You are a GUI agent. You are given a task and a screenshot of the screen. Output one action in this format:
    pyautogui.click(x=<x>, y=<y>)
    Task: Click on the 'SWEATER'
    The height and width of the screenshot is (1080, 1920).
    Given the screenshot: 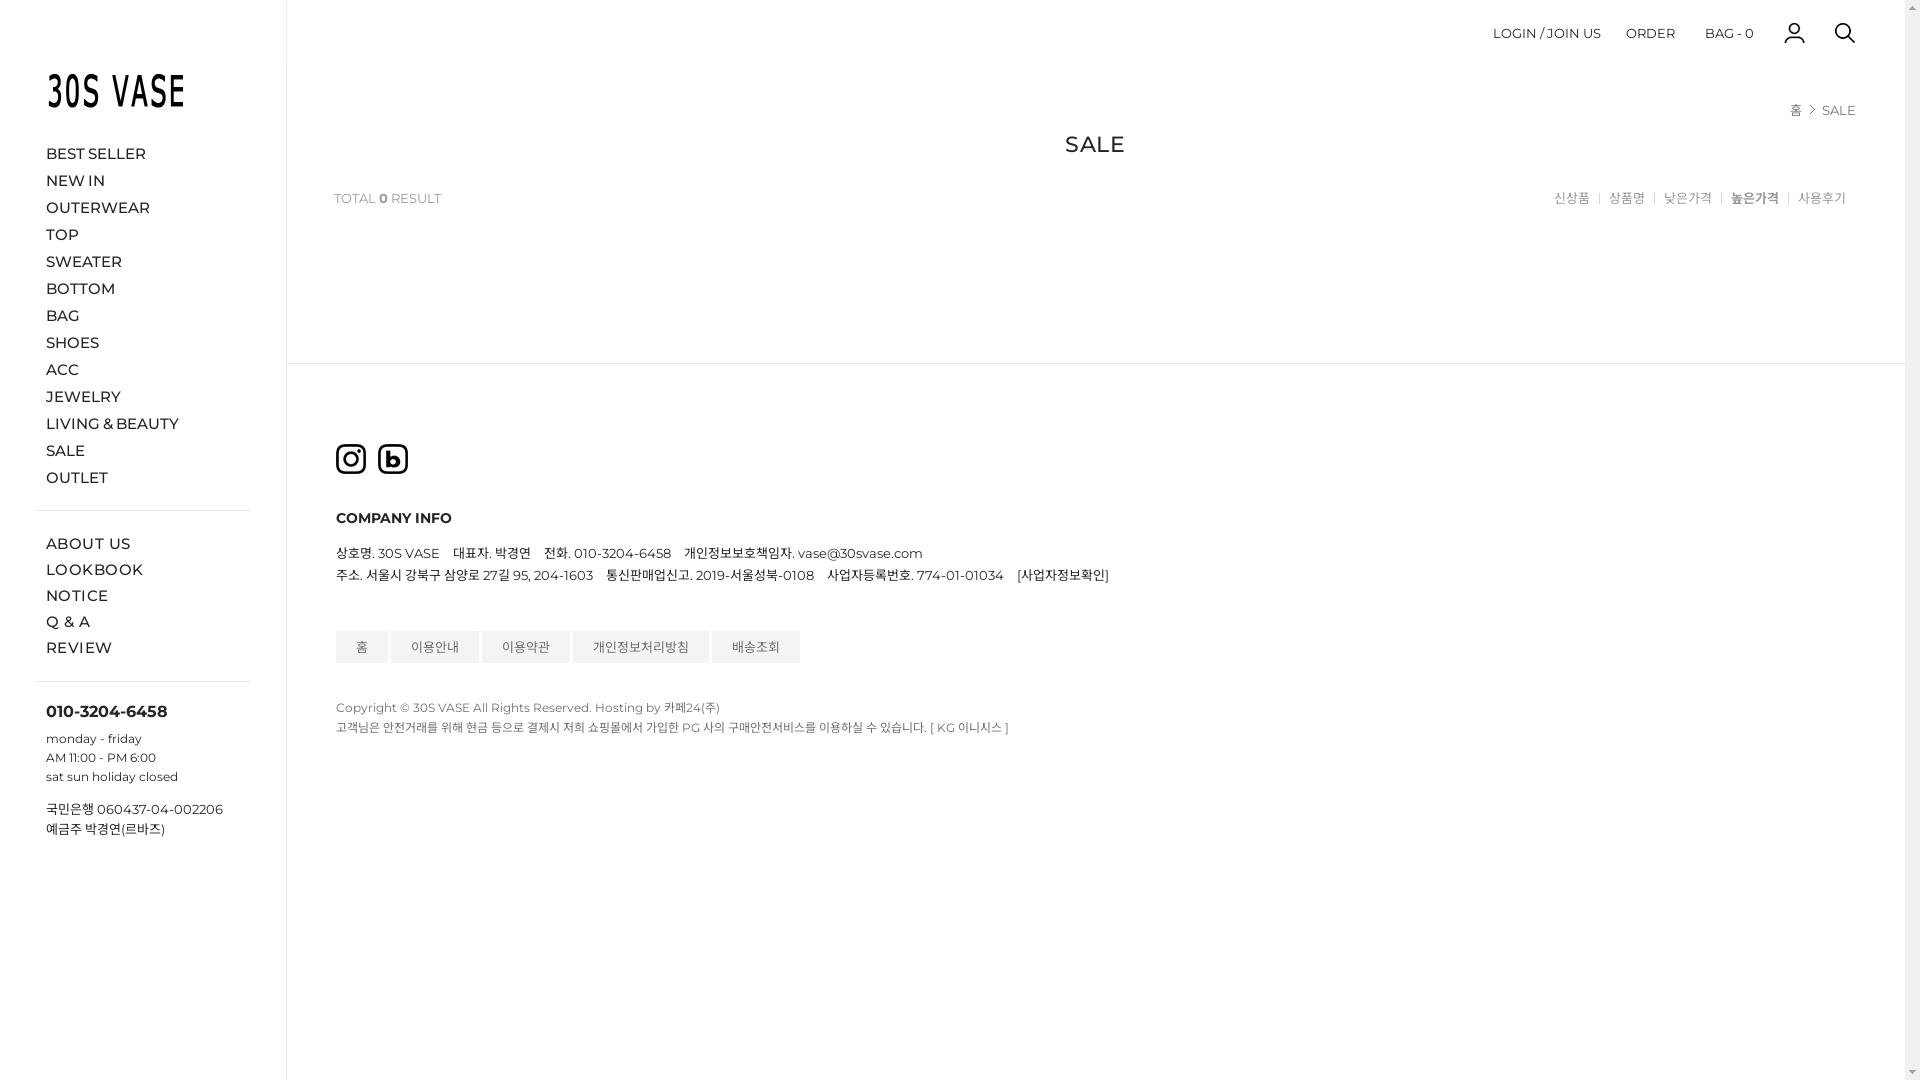 What is the action you would take?
    pyautogui.click(x=35, y=259)
    